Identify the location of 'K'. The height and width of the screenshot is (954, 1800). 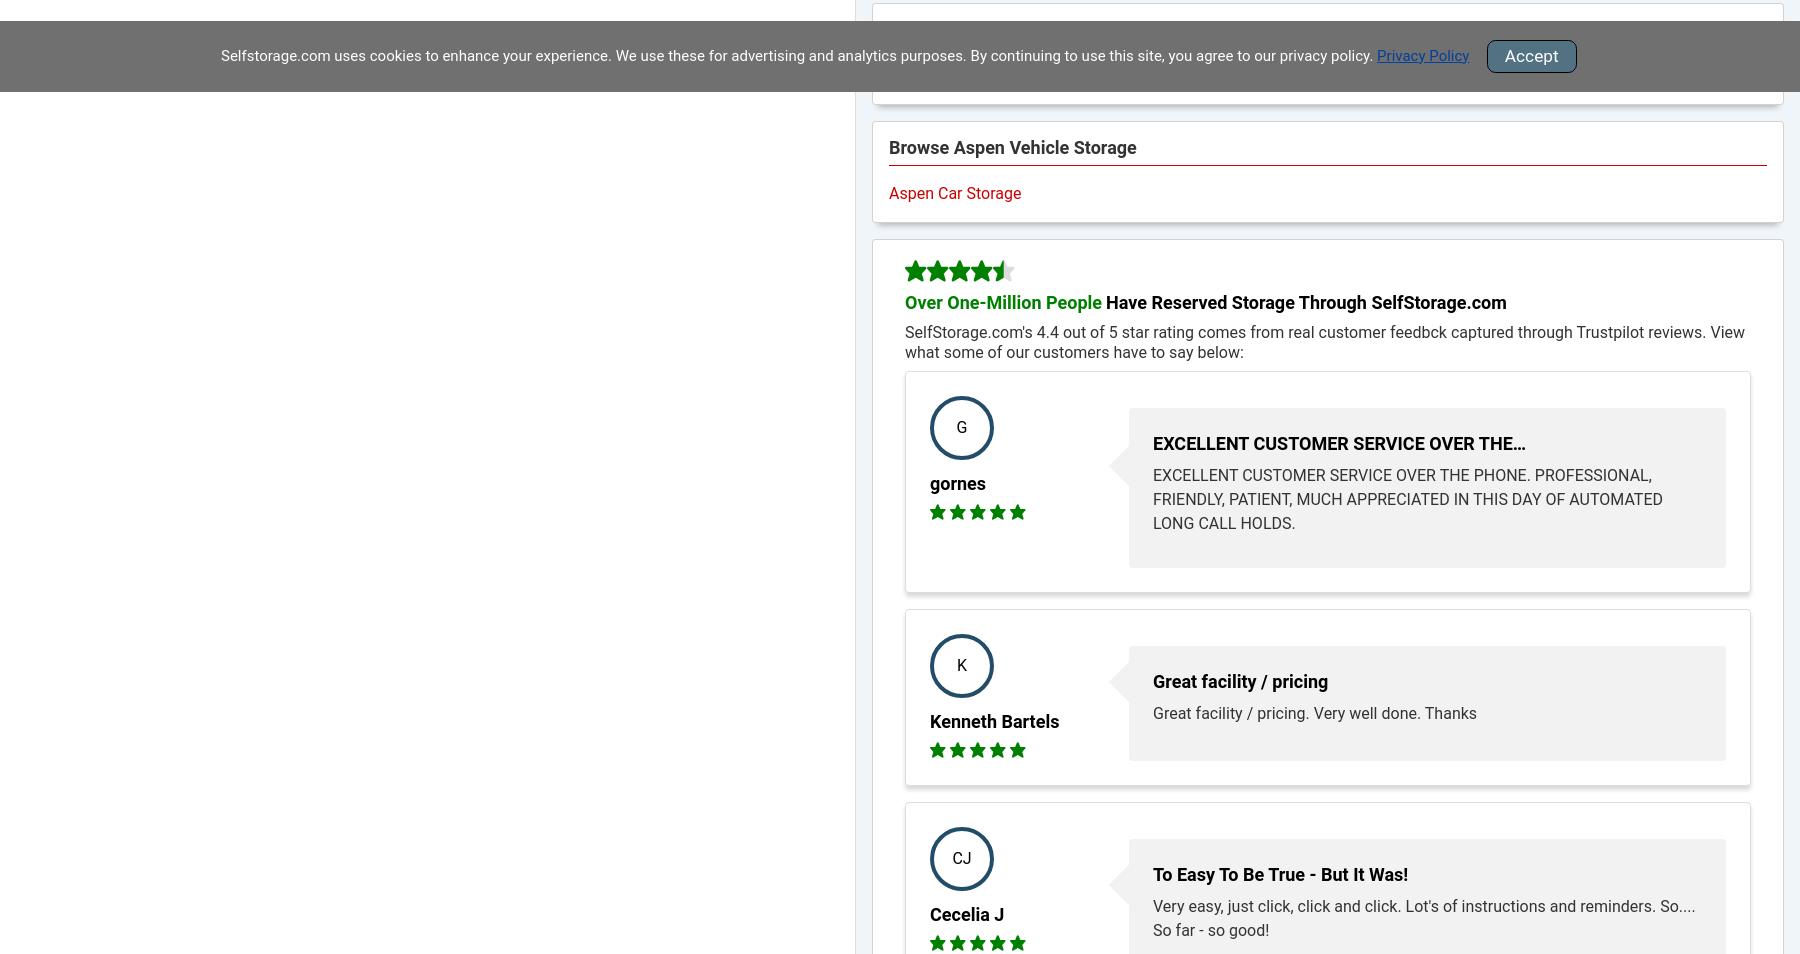
(954, 664).